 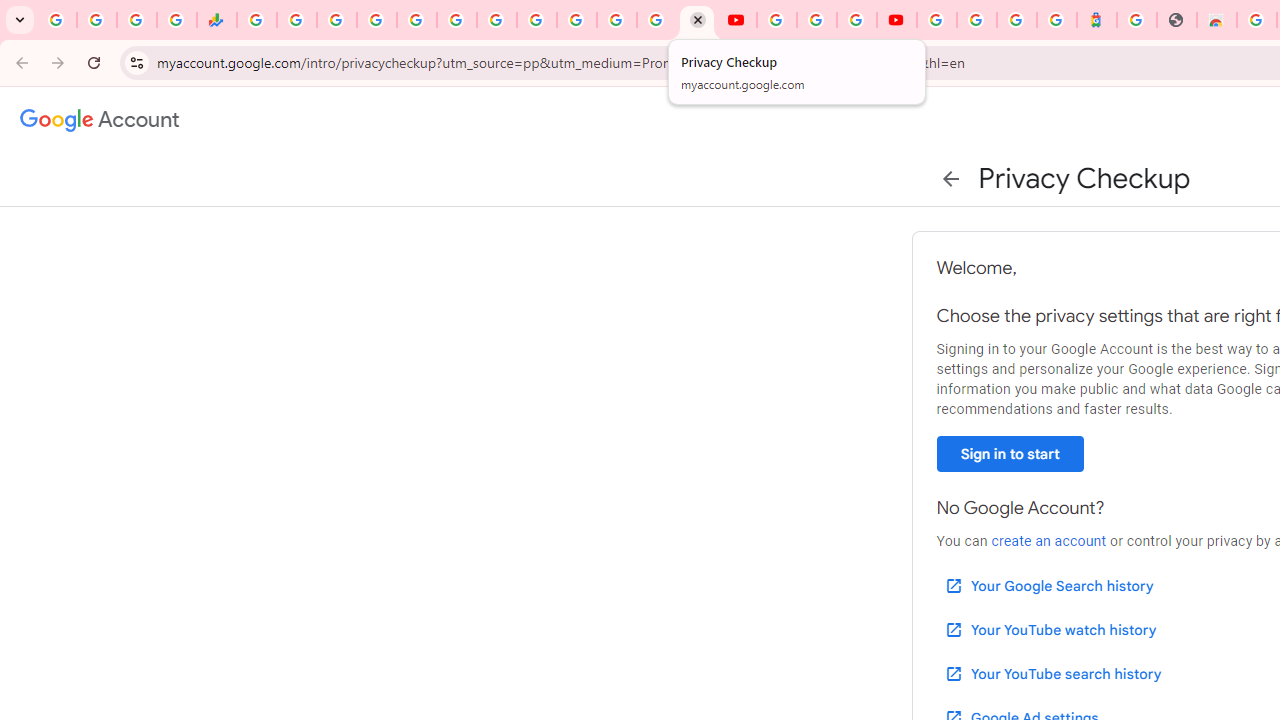 What do you see at coordinates (935, 20) in the screenshot?
I see `'Sign in - Google Accounts'` at bounding box center [935, 20].